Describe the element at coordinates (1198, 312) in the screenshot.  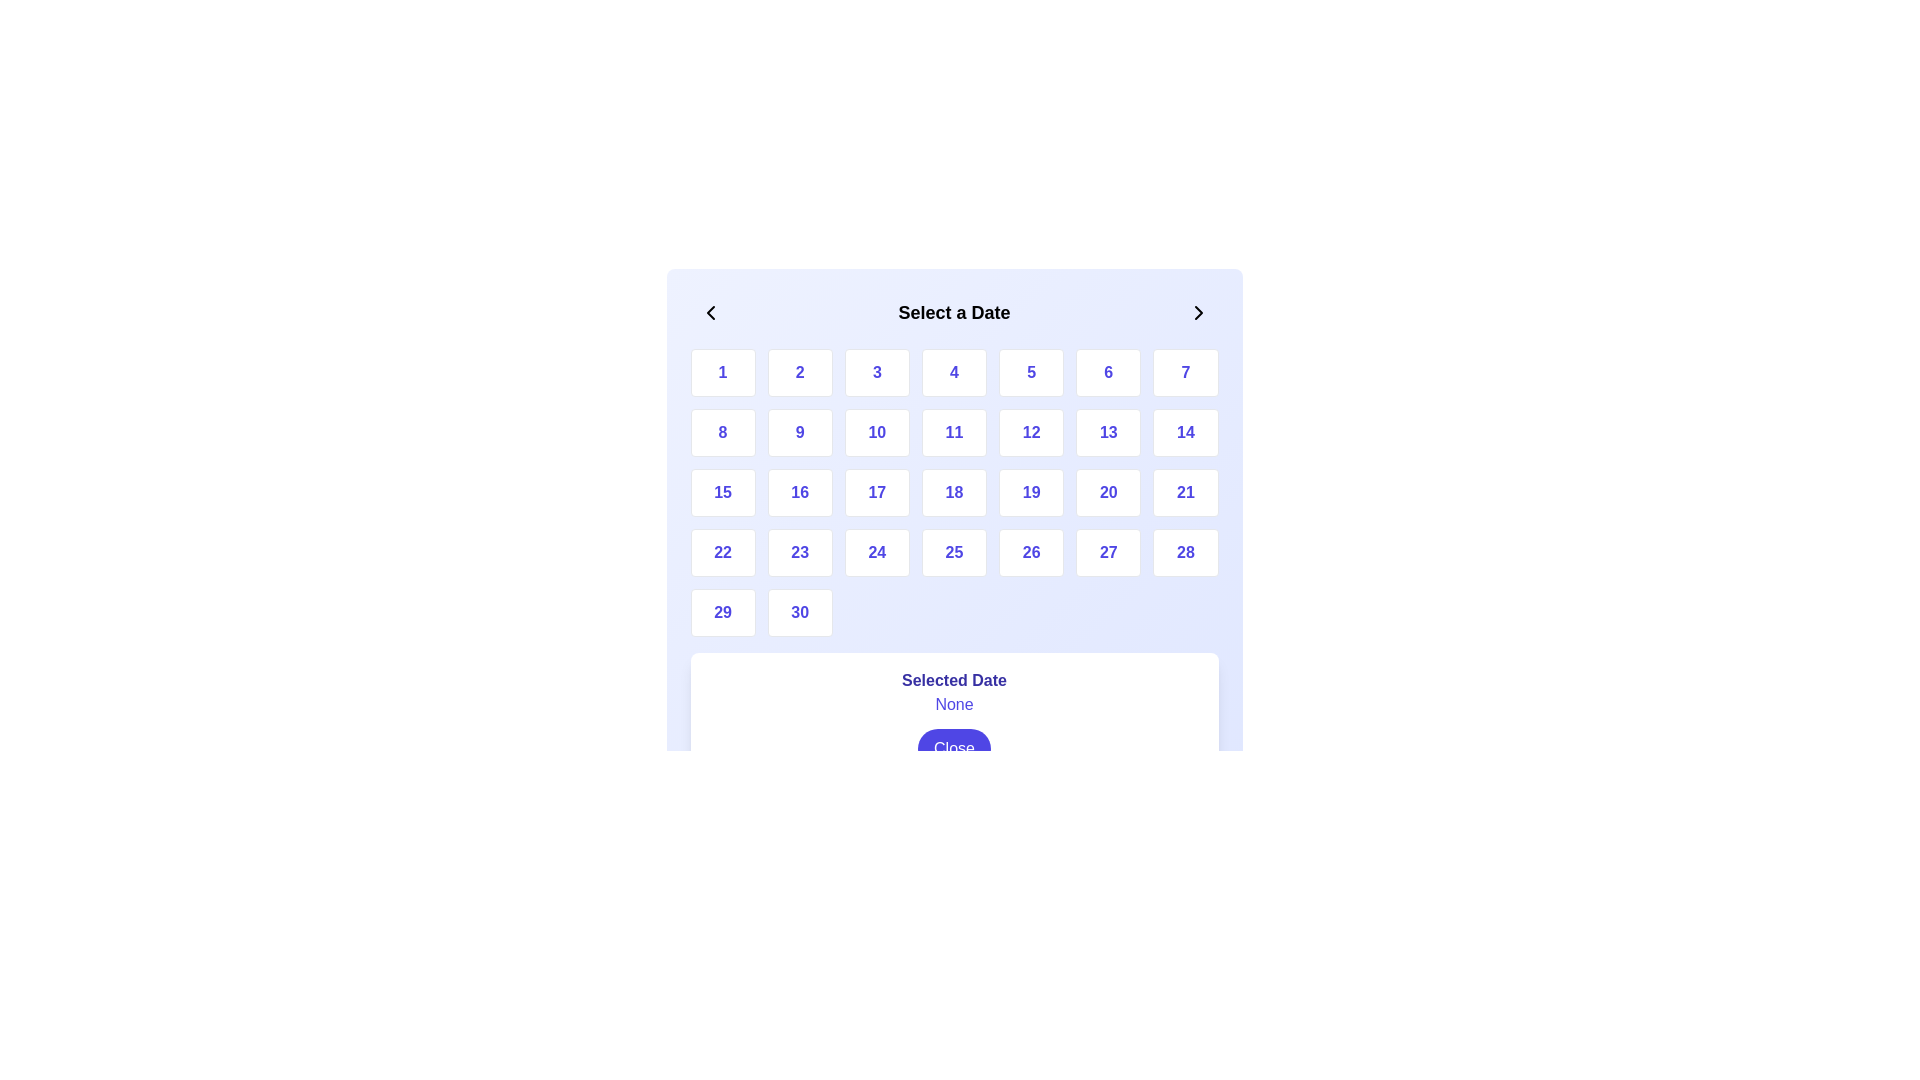
I see `the navigation arrow icon in the top-right corner of the calendar interface` at that location.